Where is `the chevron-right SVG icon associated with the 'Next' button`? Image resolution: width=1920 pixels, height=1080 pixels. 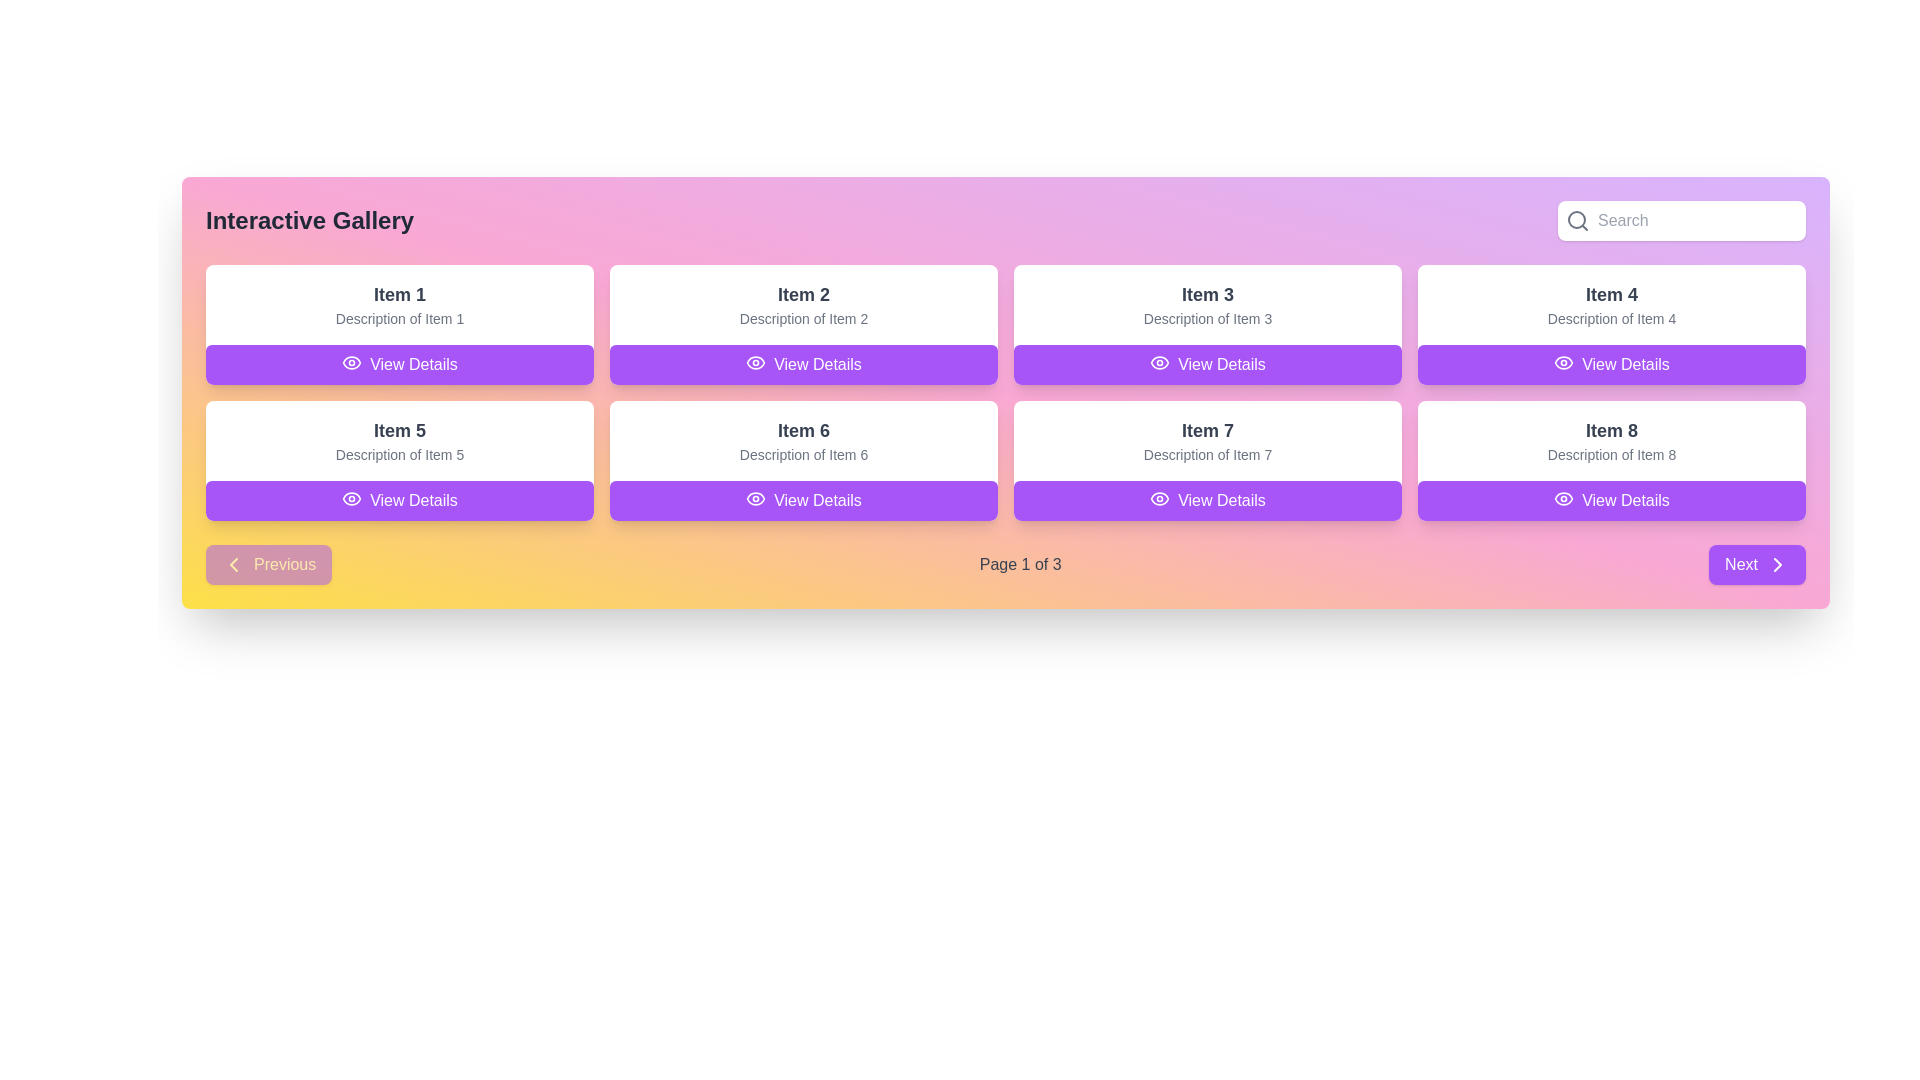 the chevron-right SVG icon associated with the 'Next' button is located at coordinates (1777, 564).